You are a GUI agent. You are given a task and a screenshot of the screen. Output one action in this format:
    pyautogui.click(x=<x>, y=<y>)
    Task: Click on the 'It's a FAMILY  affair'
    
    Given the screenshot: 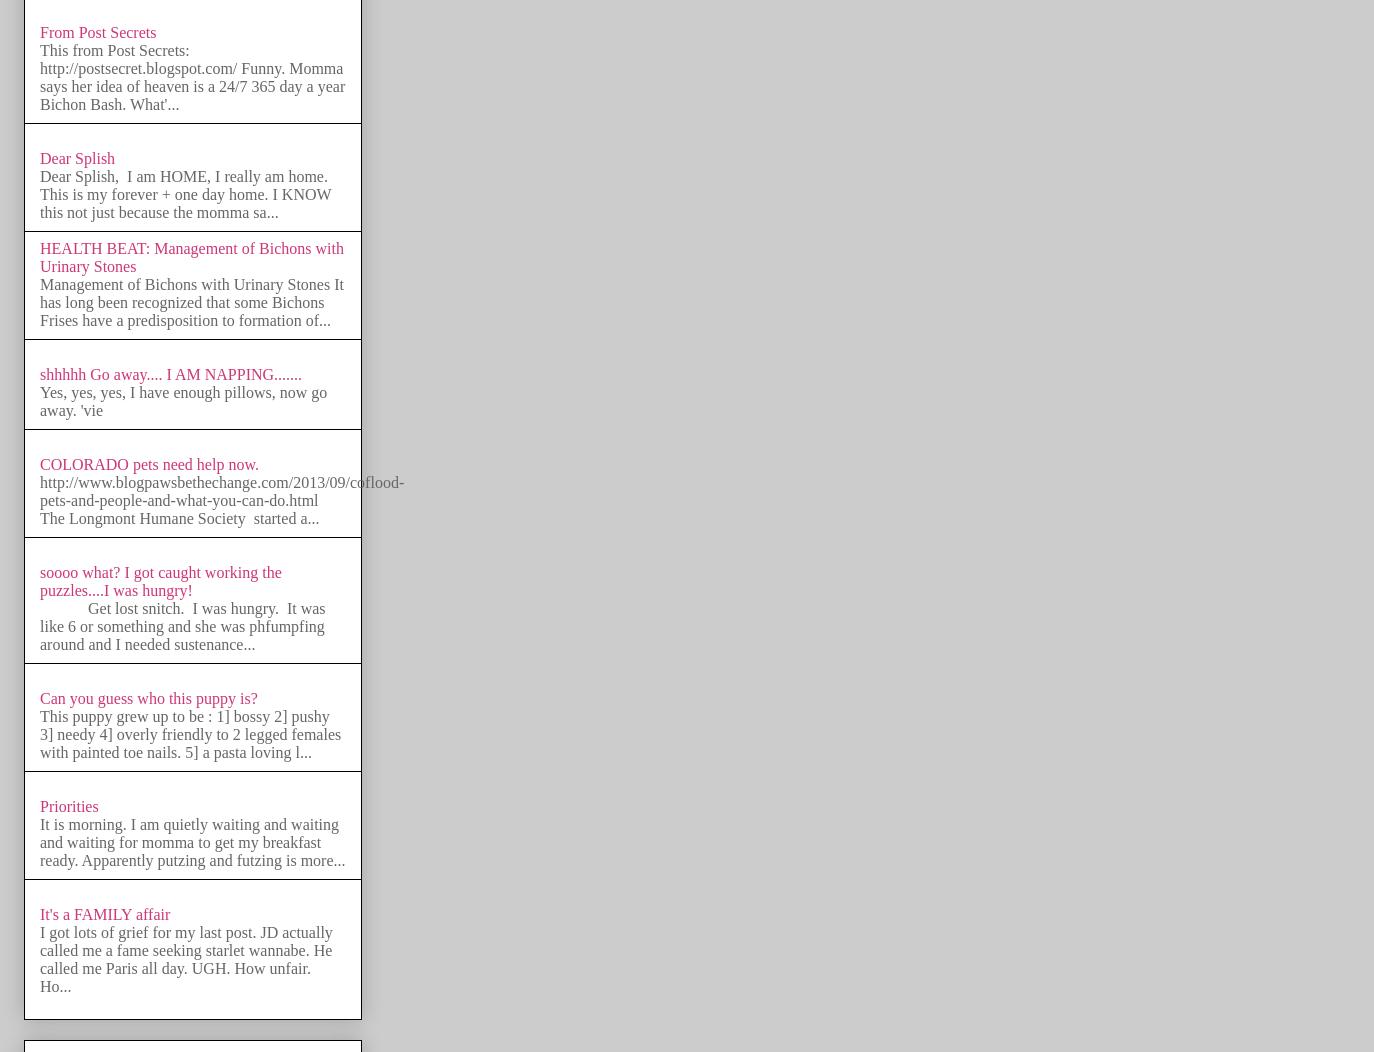 What is the action you would take?
    pyautogui.click(x=103, y=914)
    